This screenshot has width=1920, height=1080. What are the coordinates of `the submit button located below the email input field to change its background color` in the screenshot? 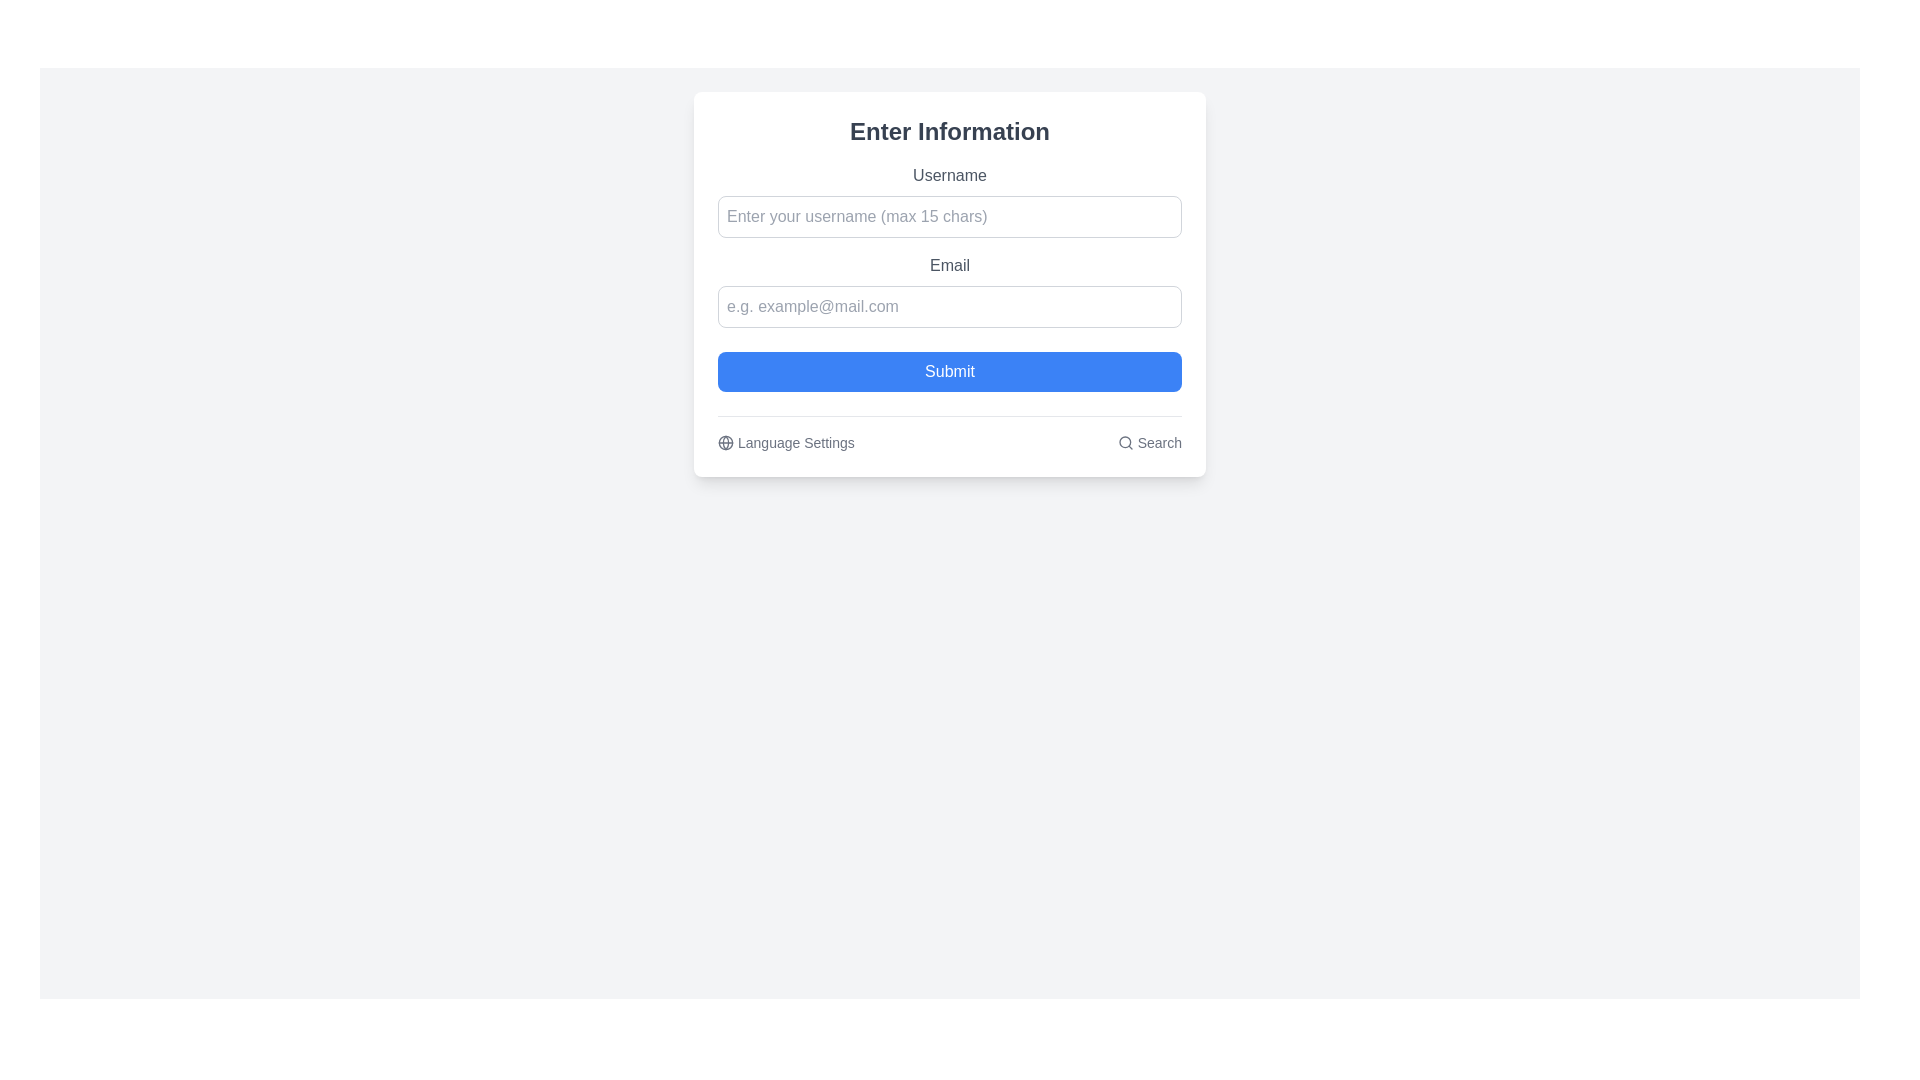 It's located at (949, 371).